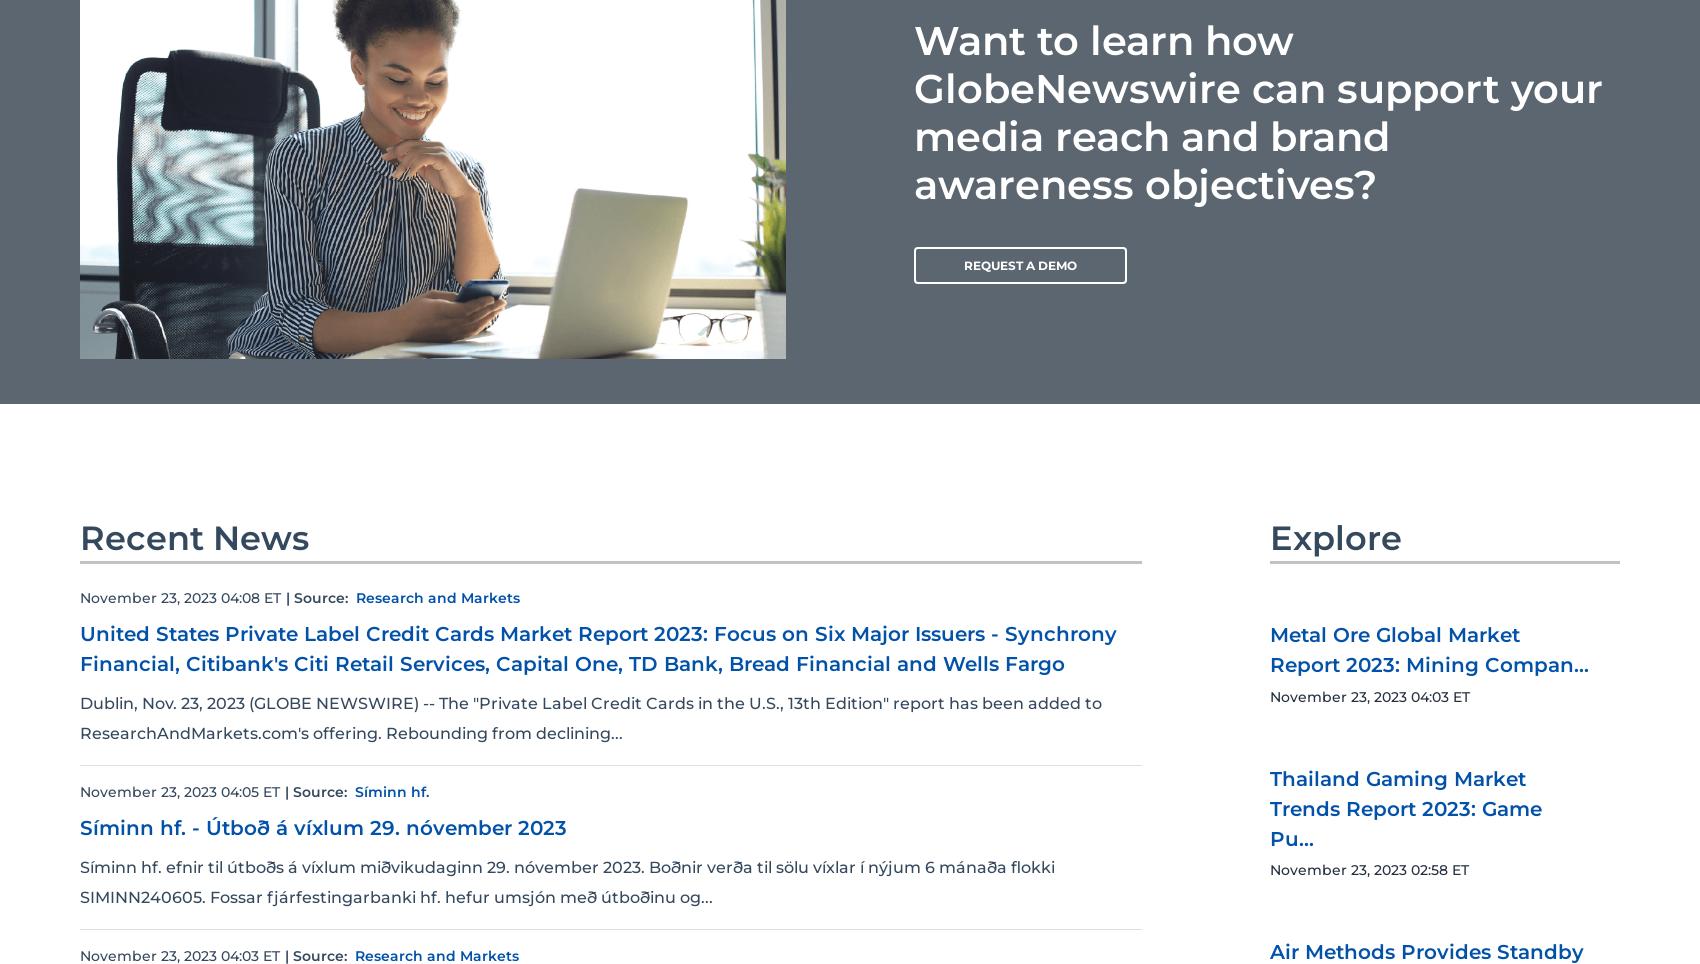 The width and height of the screenshot is (1700, 964). I want to click on 'Dublin, Nov.  23, 2023  (GLOBE NEWSWIRE) -- The "Private Label Credit Cards in the U.S., 13th Edition" report has been added to  ResearchAndMarkets.com's offering.   Rebounding from declining...', so click(80, 718).